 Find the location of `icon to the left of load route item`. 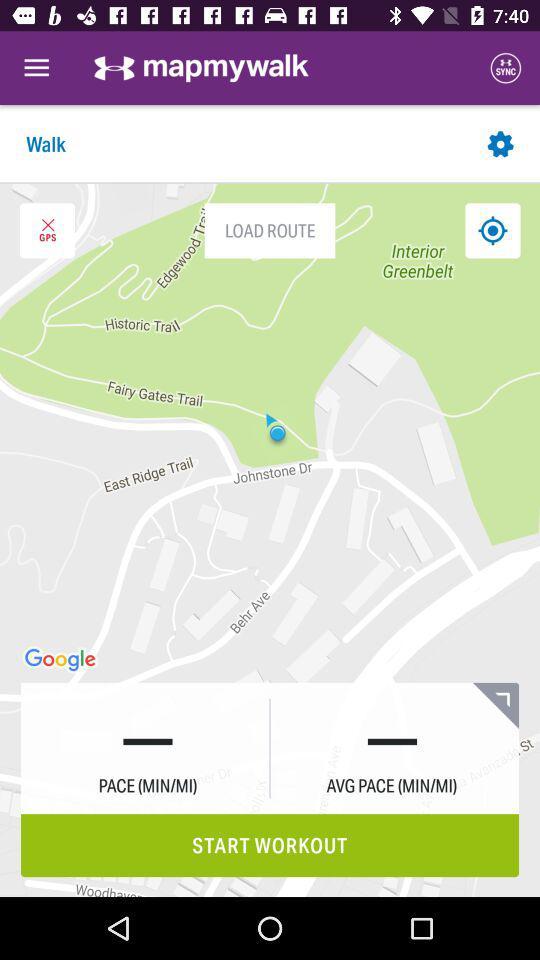

icon to the left of load route item is located at coordinates (47, 230).